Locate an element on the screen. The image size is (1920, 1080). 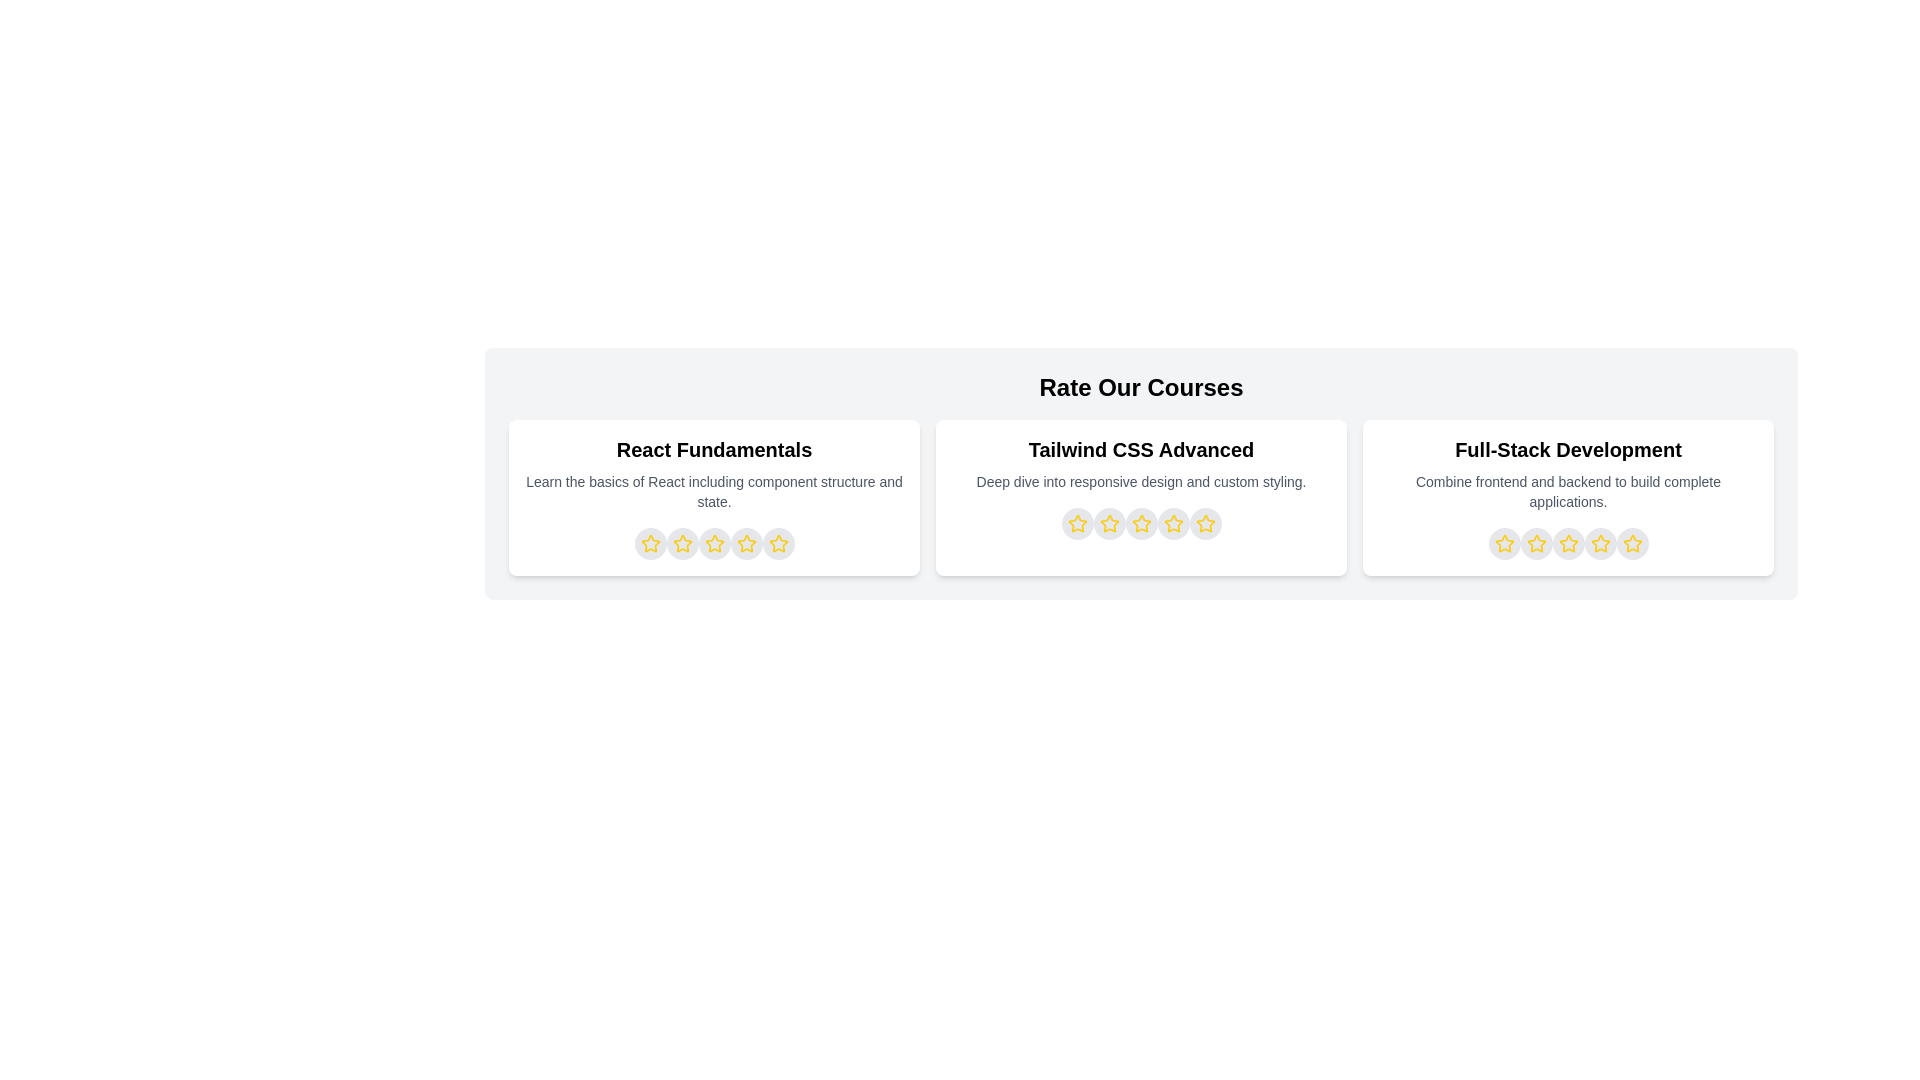
the star representing 4 stars for the course titled Tailwind CSS Advanced is located at coordinates (1173, 523).